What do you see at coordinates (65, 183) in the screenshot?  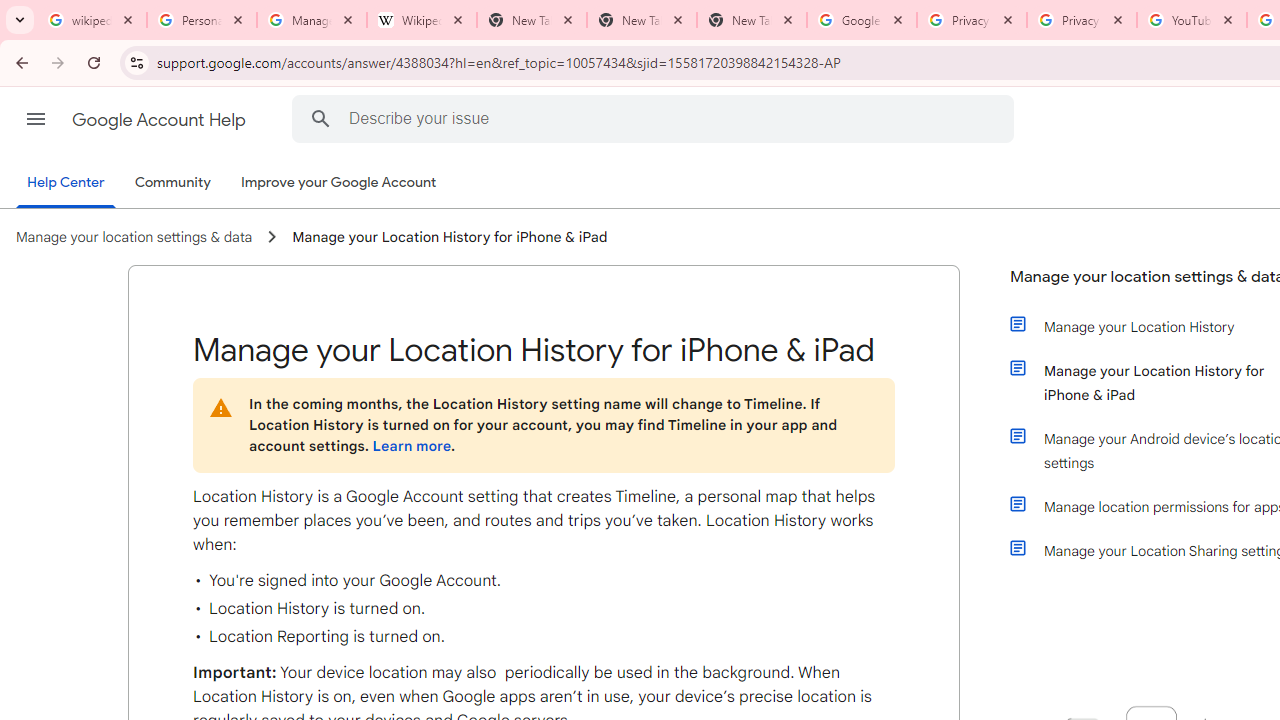 I see `'Help Center'` at bounding box center [65, 183].